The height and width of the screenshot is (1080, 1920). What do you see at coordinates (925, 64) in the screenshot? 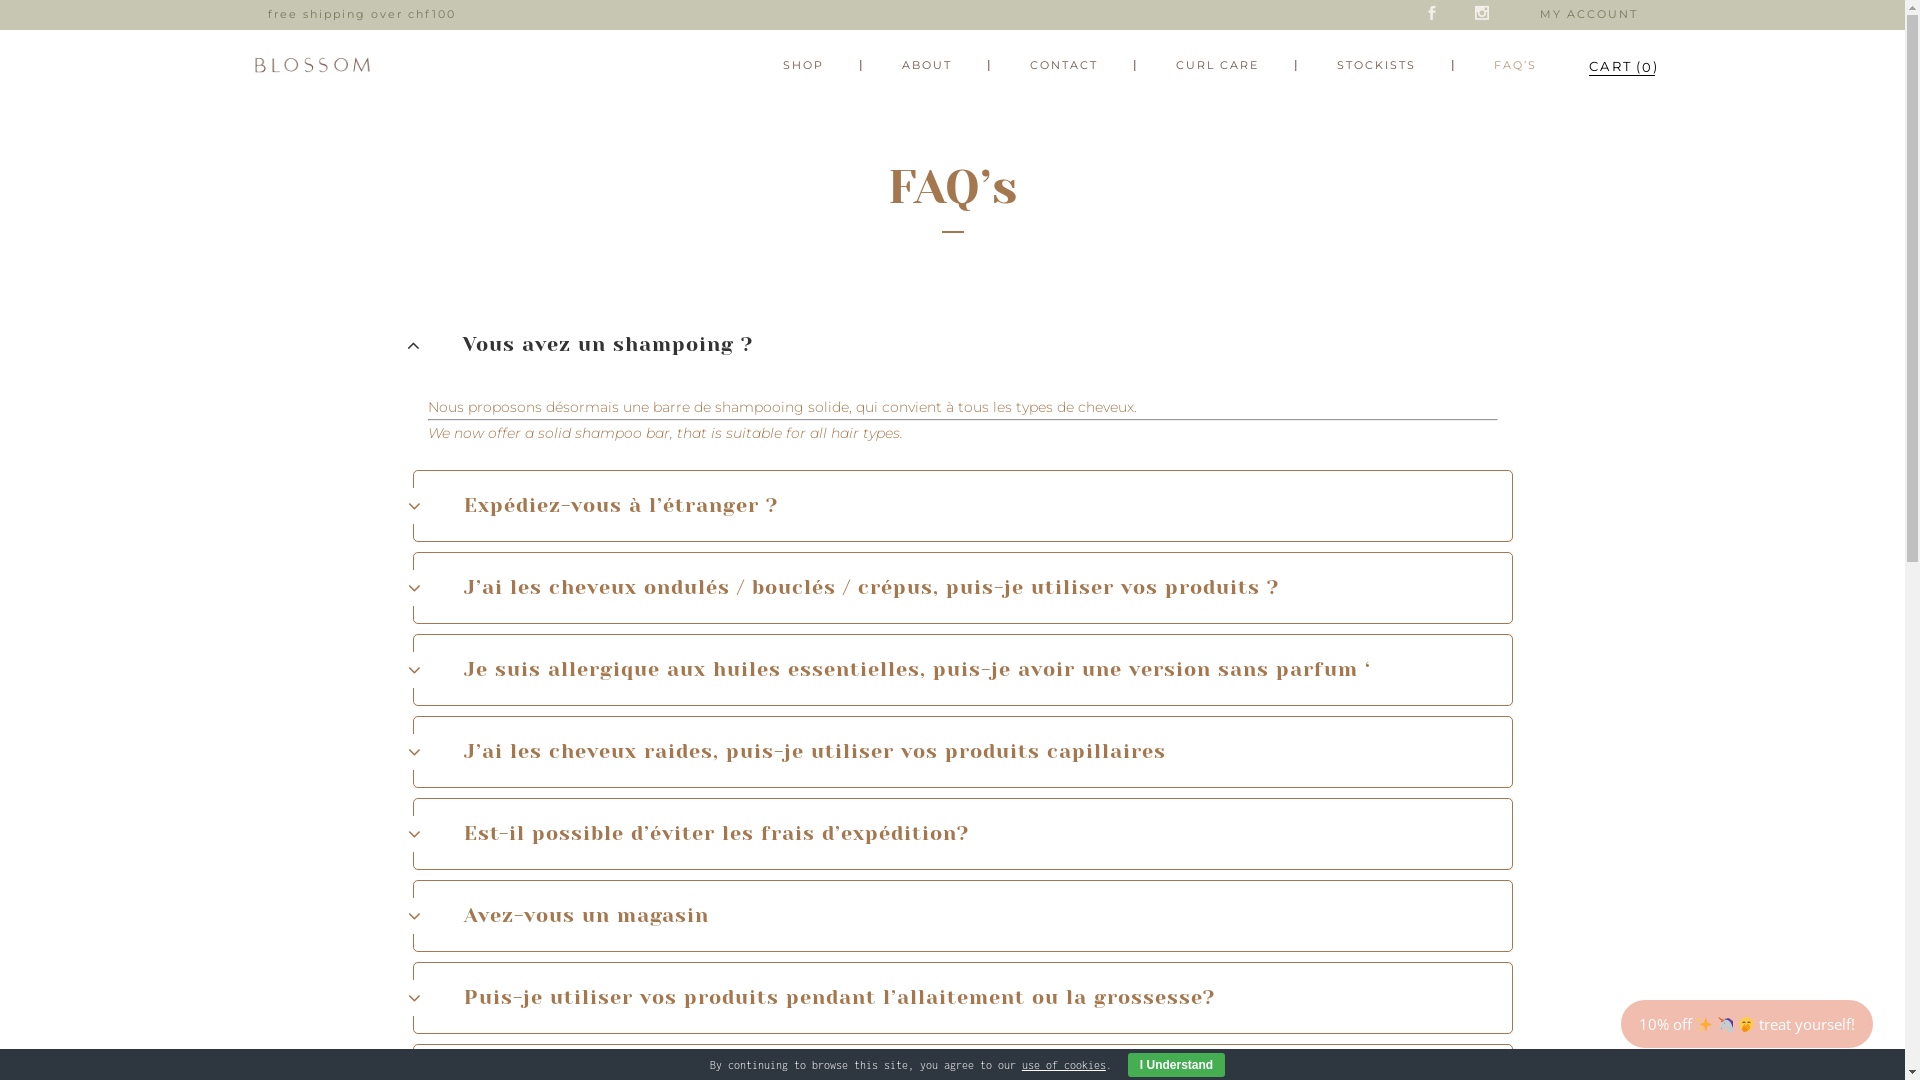
I see `'ABOUT'` at bounding box center [925, 64].